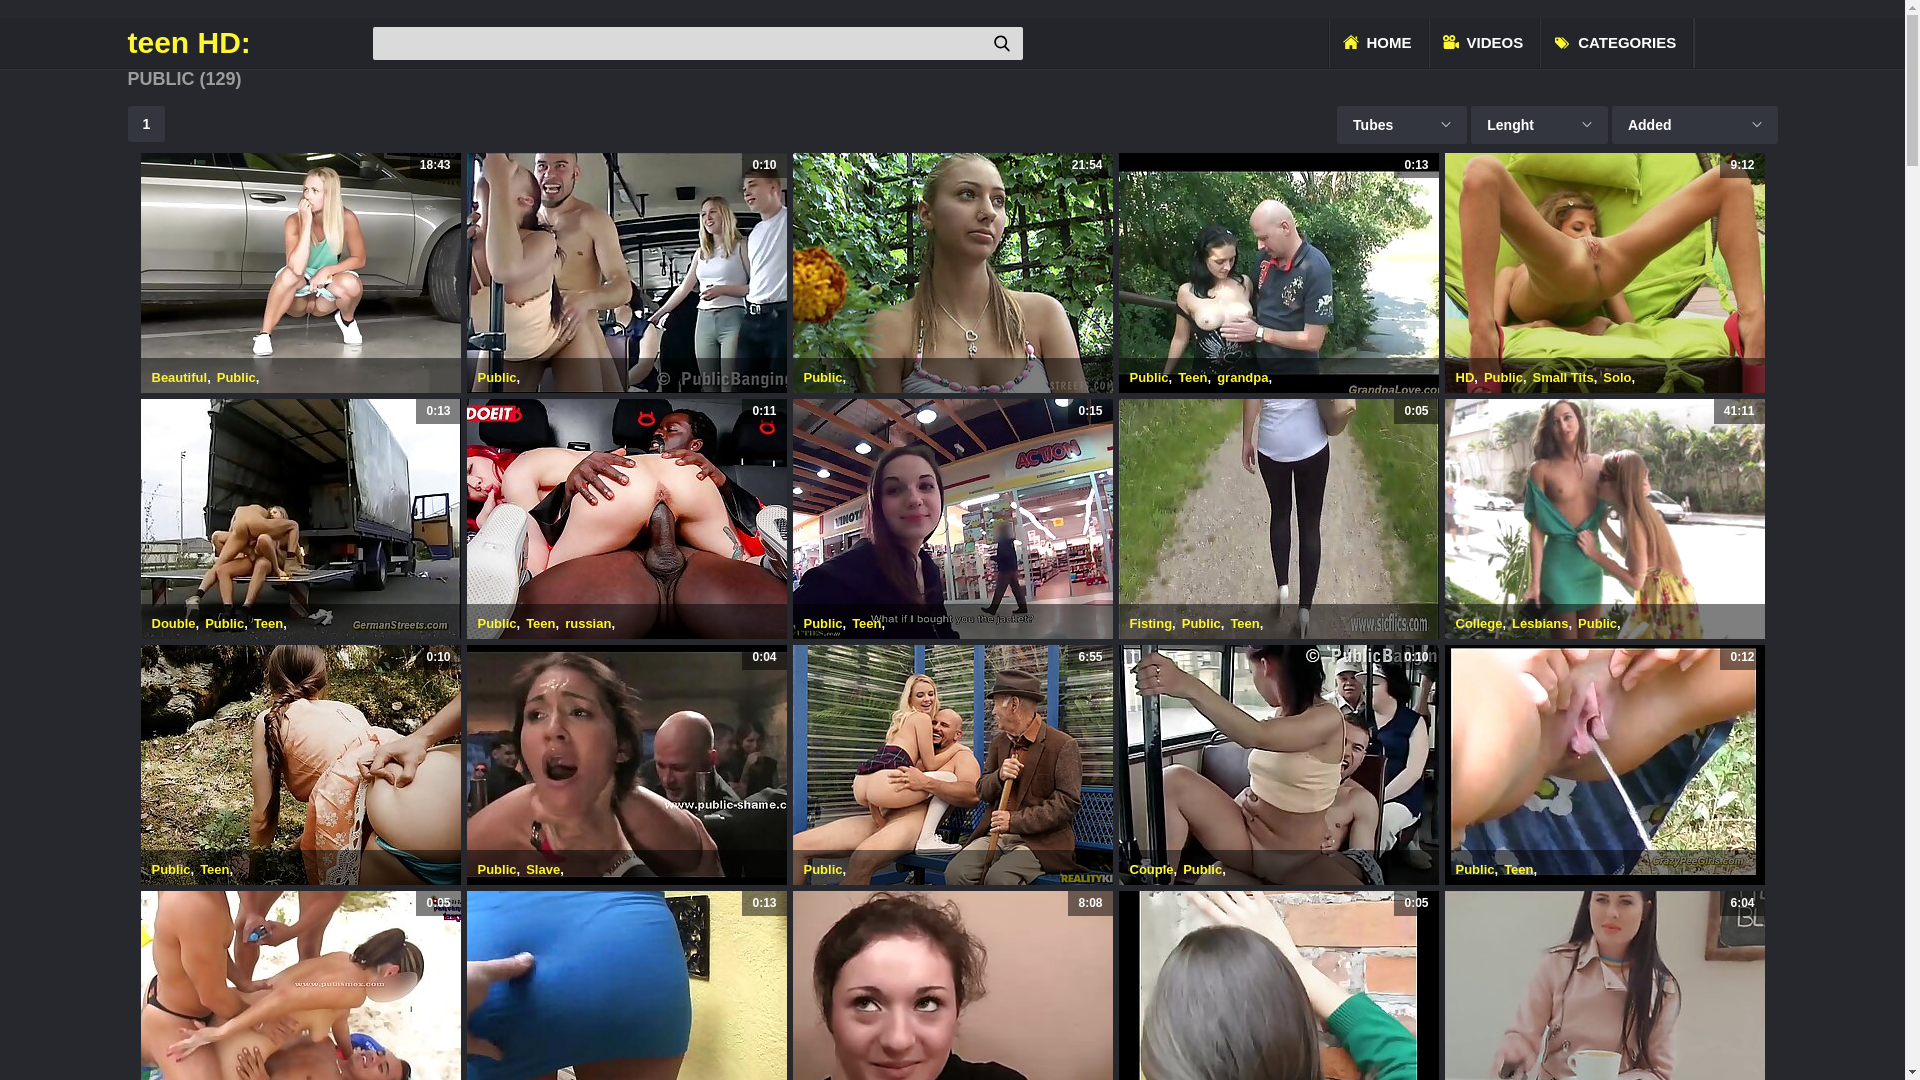 Image resolution: width=1920 pixels, height=1080 pixels. I want to click on 'VIDEOS', so click(1485, 42).